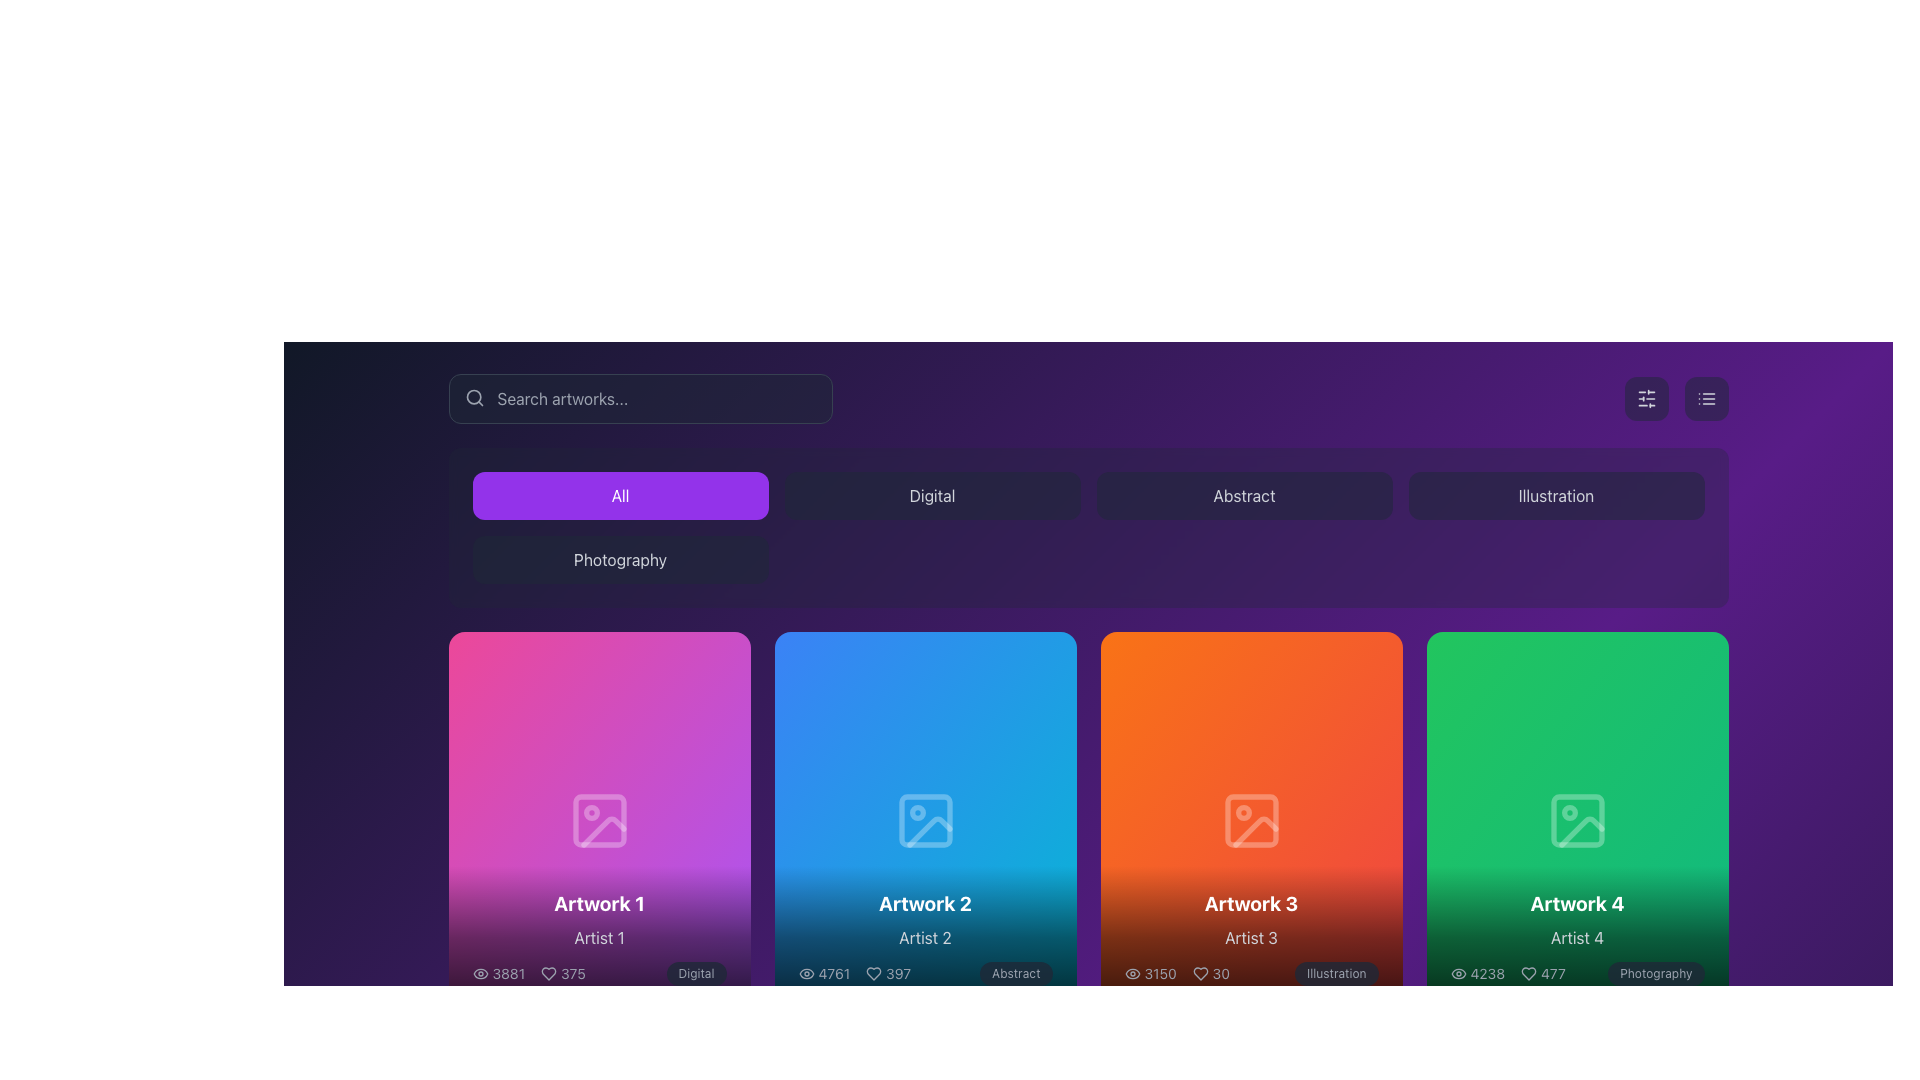 The image size is (1920, 1080). What do you see at coordinates (1576, 820) in the screenshot?
I see `the download button with a circular shape and dark gray background located on the green card labeled 'Artwork 4'` at bounding box center [1576, 820].